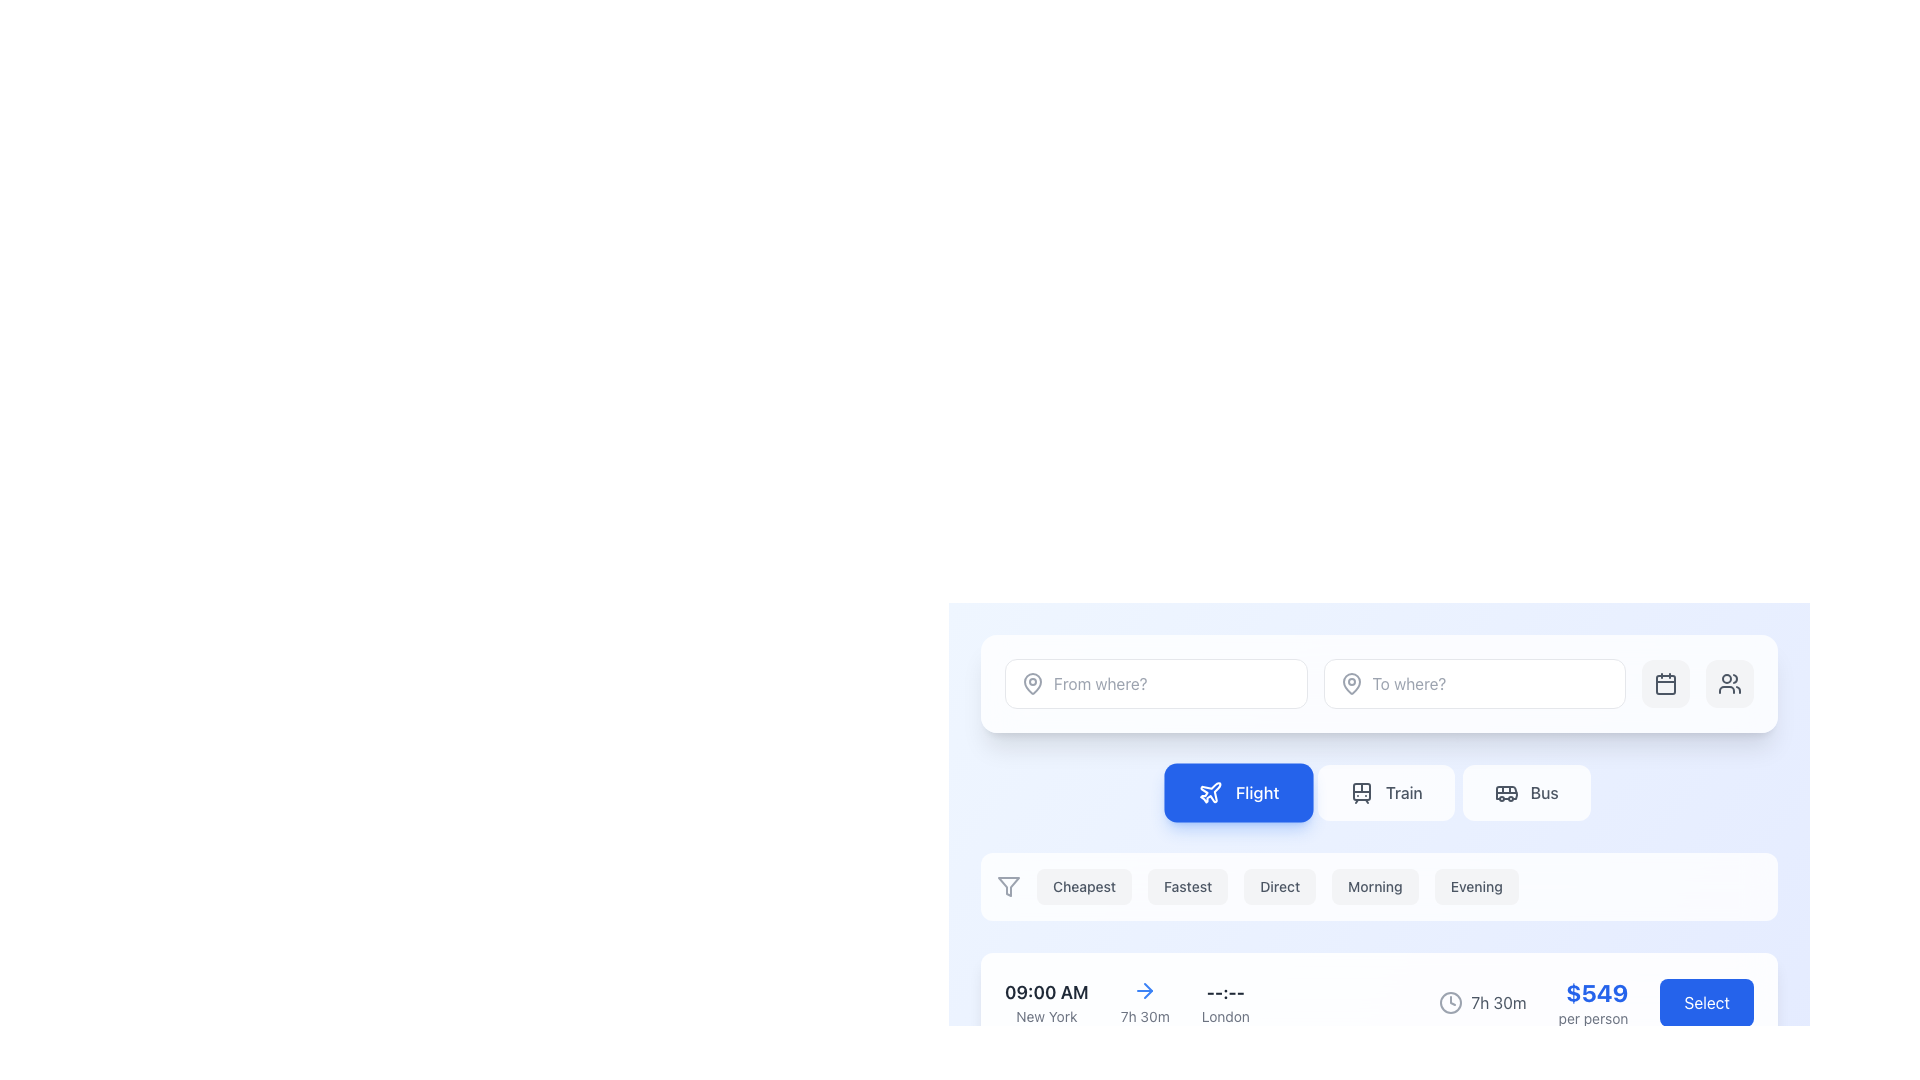  Describe the element at coordinates (1706, 1002) in the screenshot. I see `the rectangular button with a blue background and white text reading 'Select' to observe its hover effect` at that location.